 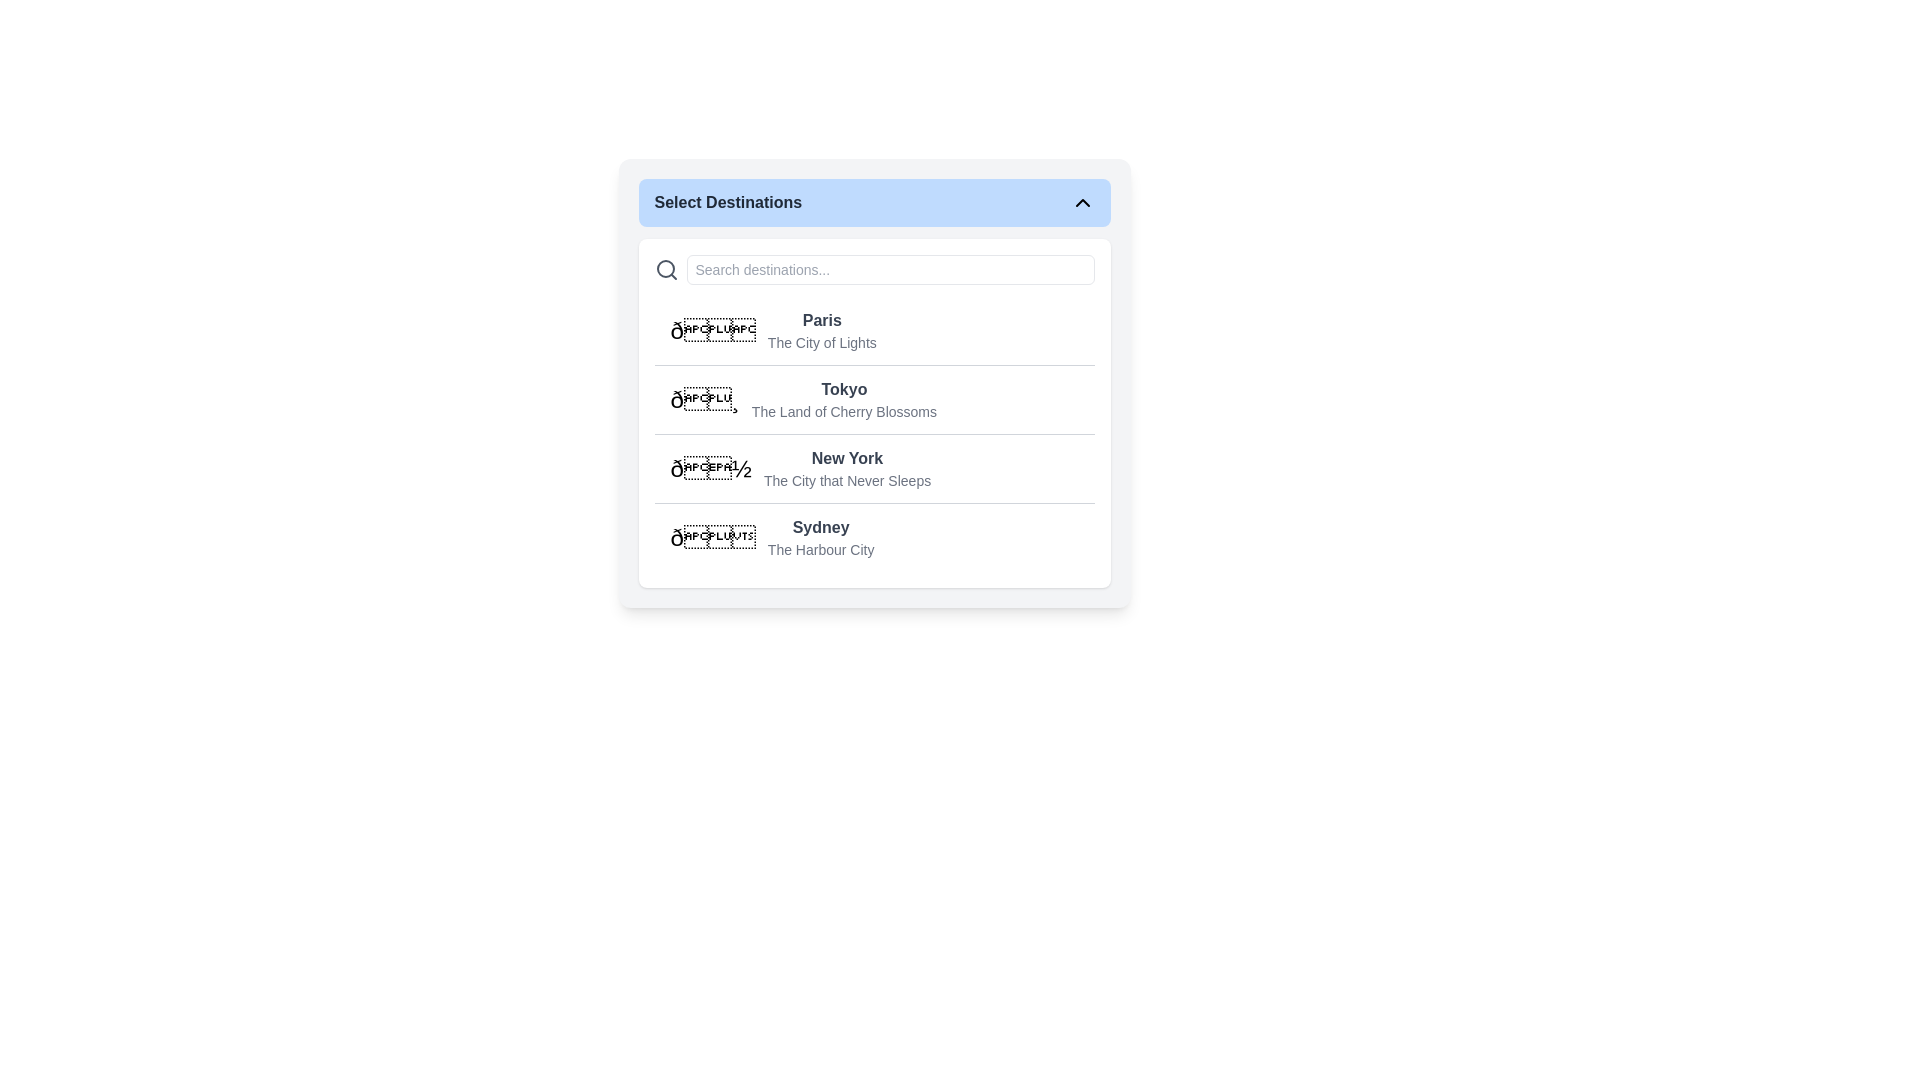 What do you see at coordinates (822, 330) in the screenshot?
I see `on the list item labeled 'Paris'` at bounding box center [822, 330].